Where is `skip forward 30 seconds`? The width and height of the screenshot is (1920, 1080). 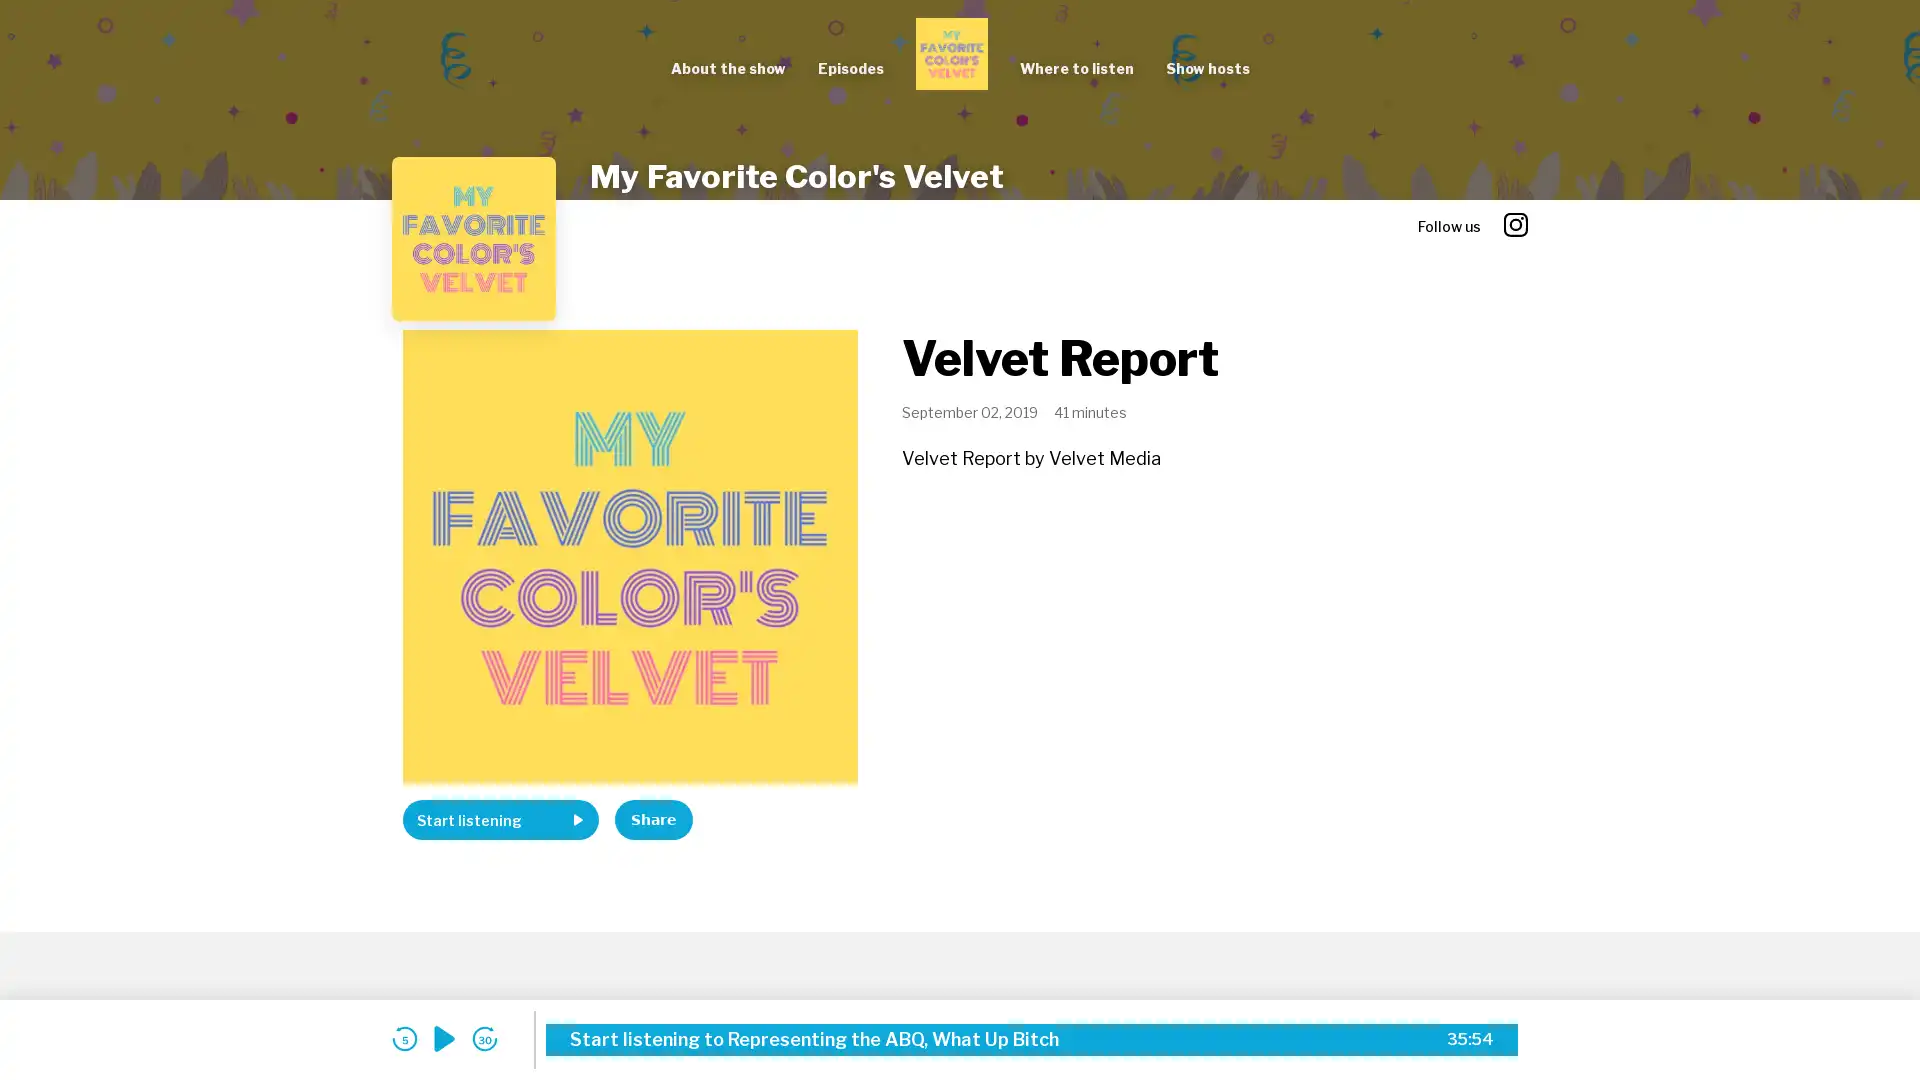
skip forward 30 seconds is located at coordinates (484, 1038).